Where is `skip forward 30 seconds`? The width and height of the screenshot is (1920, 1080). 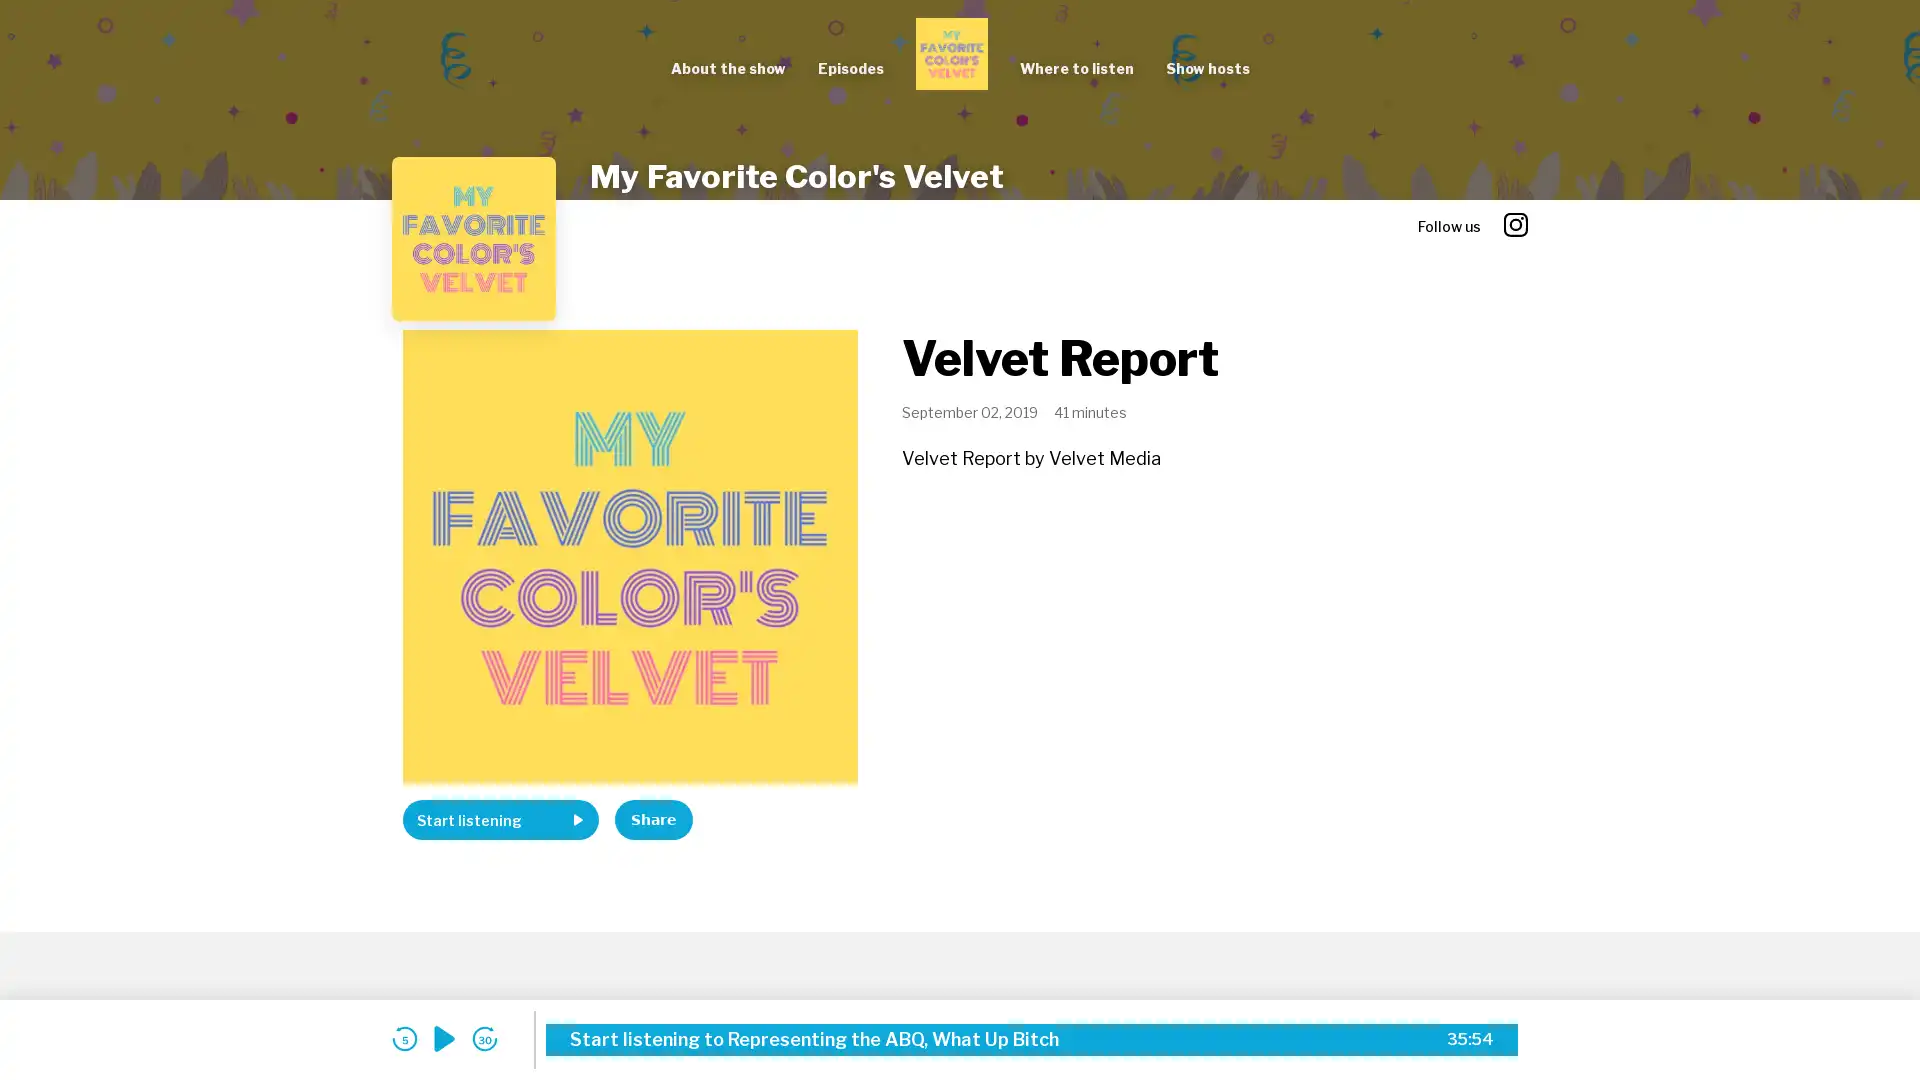
skip forward 30 seconds is located at coordinates (484, 1038).